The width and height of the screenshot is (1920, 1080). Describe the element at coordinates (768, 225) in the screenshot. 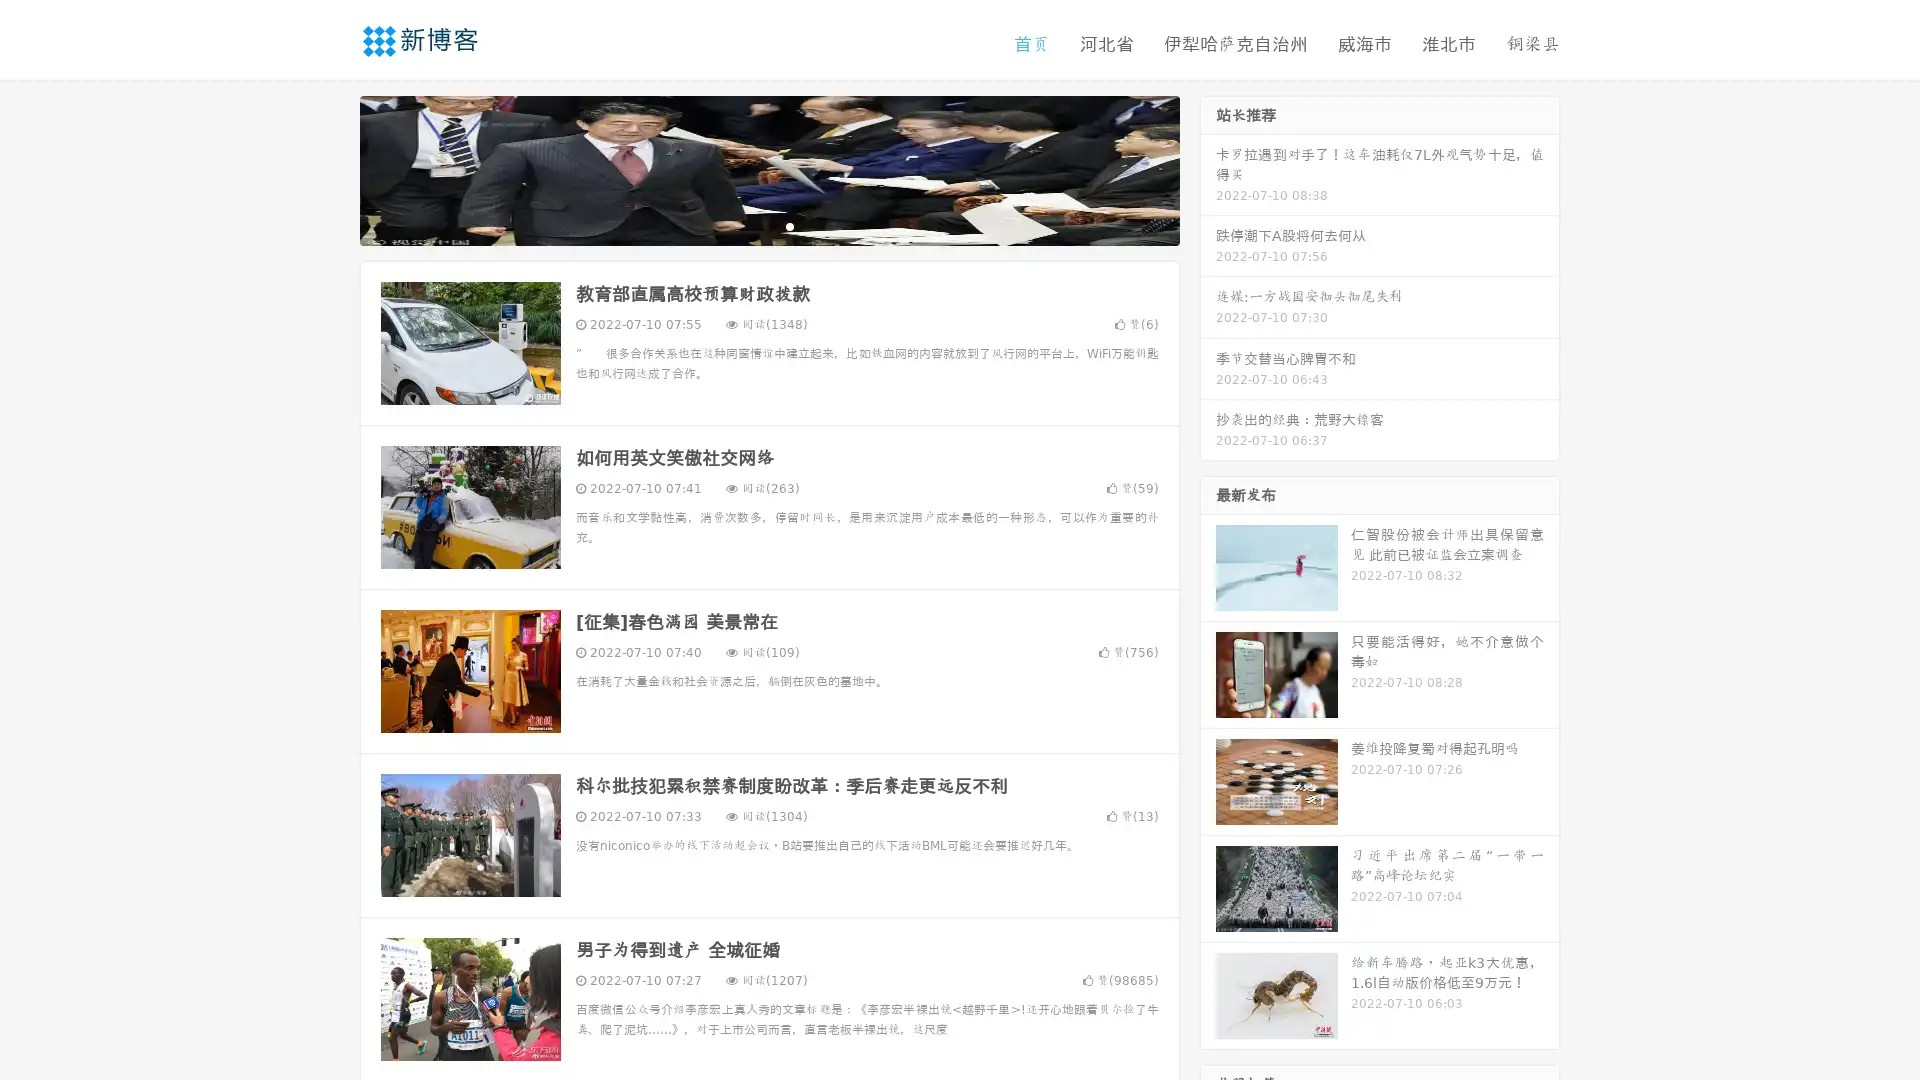

I see `Go to slide 2` at that location.